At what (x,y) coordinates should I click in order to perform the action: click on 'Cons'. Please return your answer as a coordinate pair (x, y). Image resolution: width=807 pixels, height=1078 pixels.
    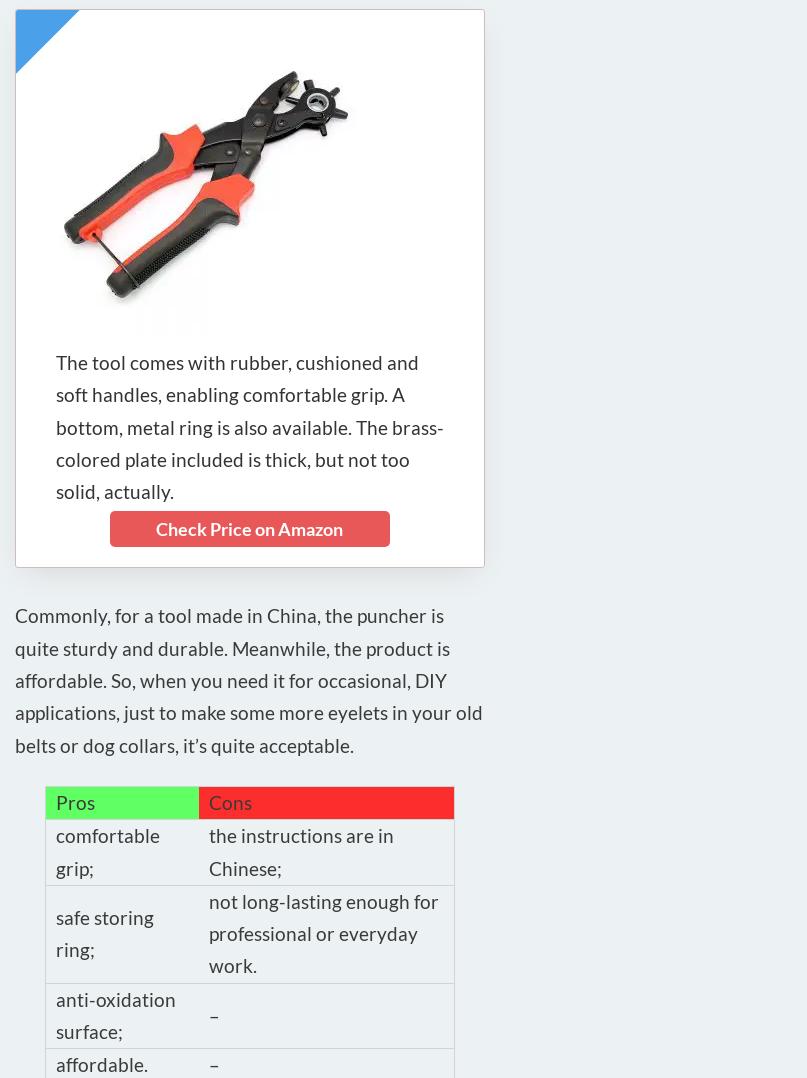
    Looking at the image, I should click on (230, 800).